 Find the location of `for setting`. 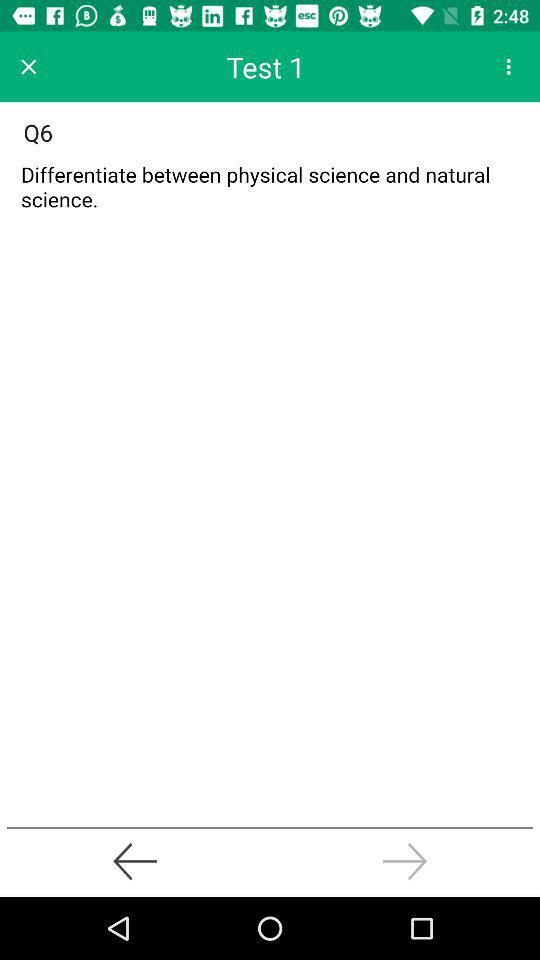

for setting is located at coordinates (508, 66).